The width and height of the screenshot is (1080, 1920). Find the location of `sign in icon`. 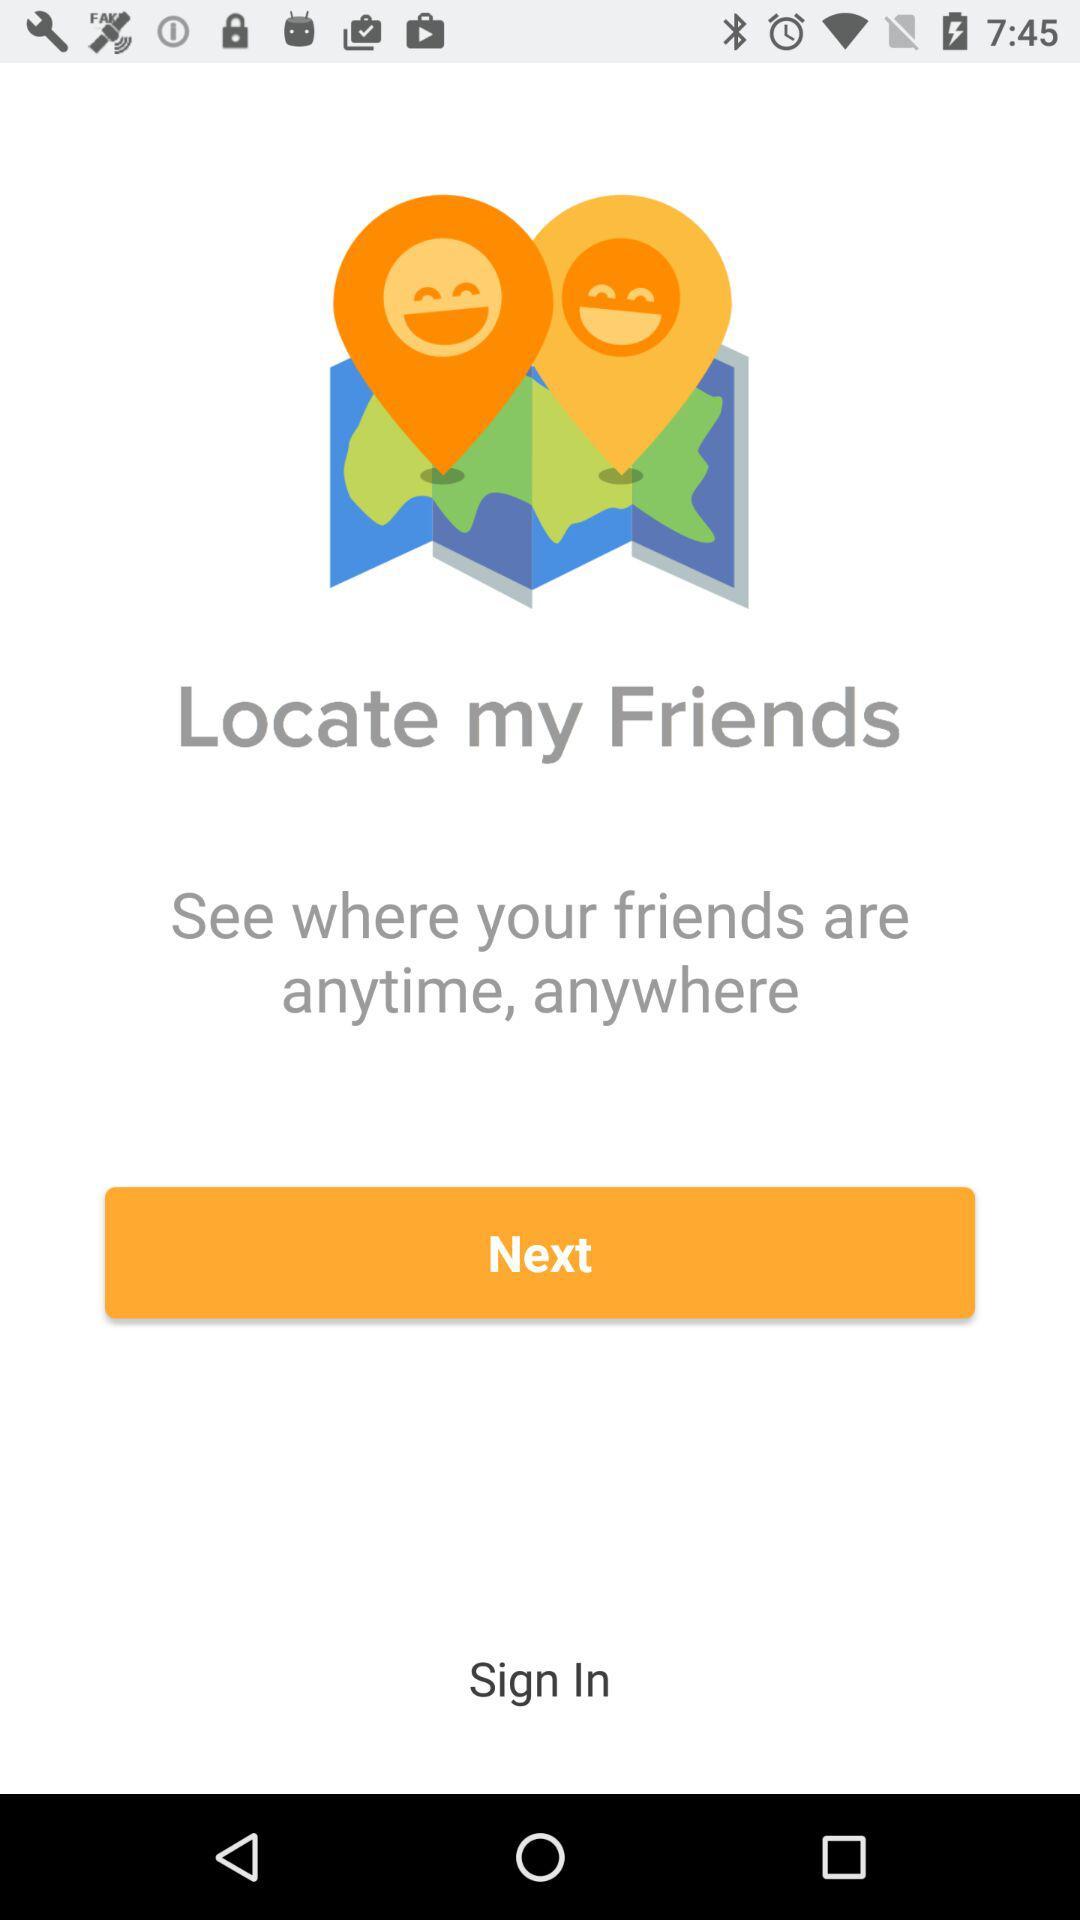

sign in icon is located at coordinates (540, 1678).